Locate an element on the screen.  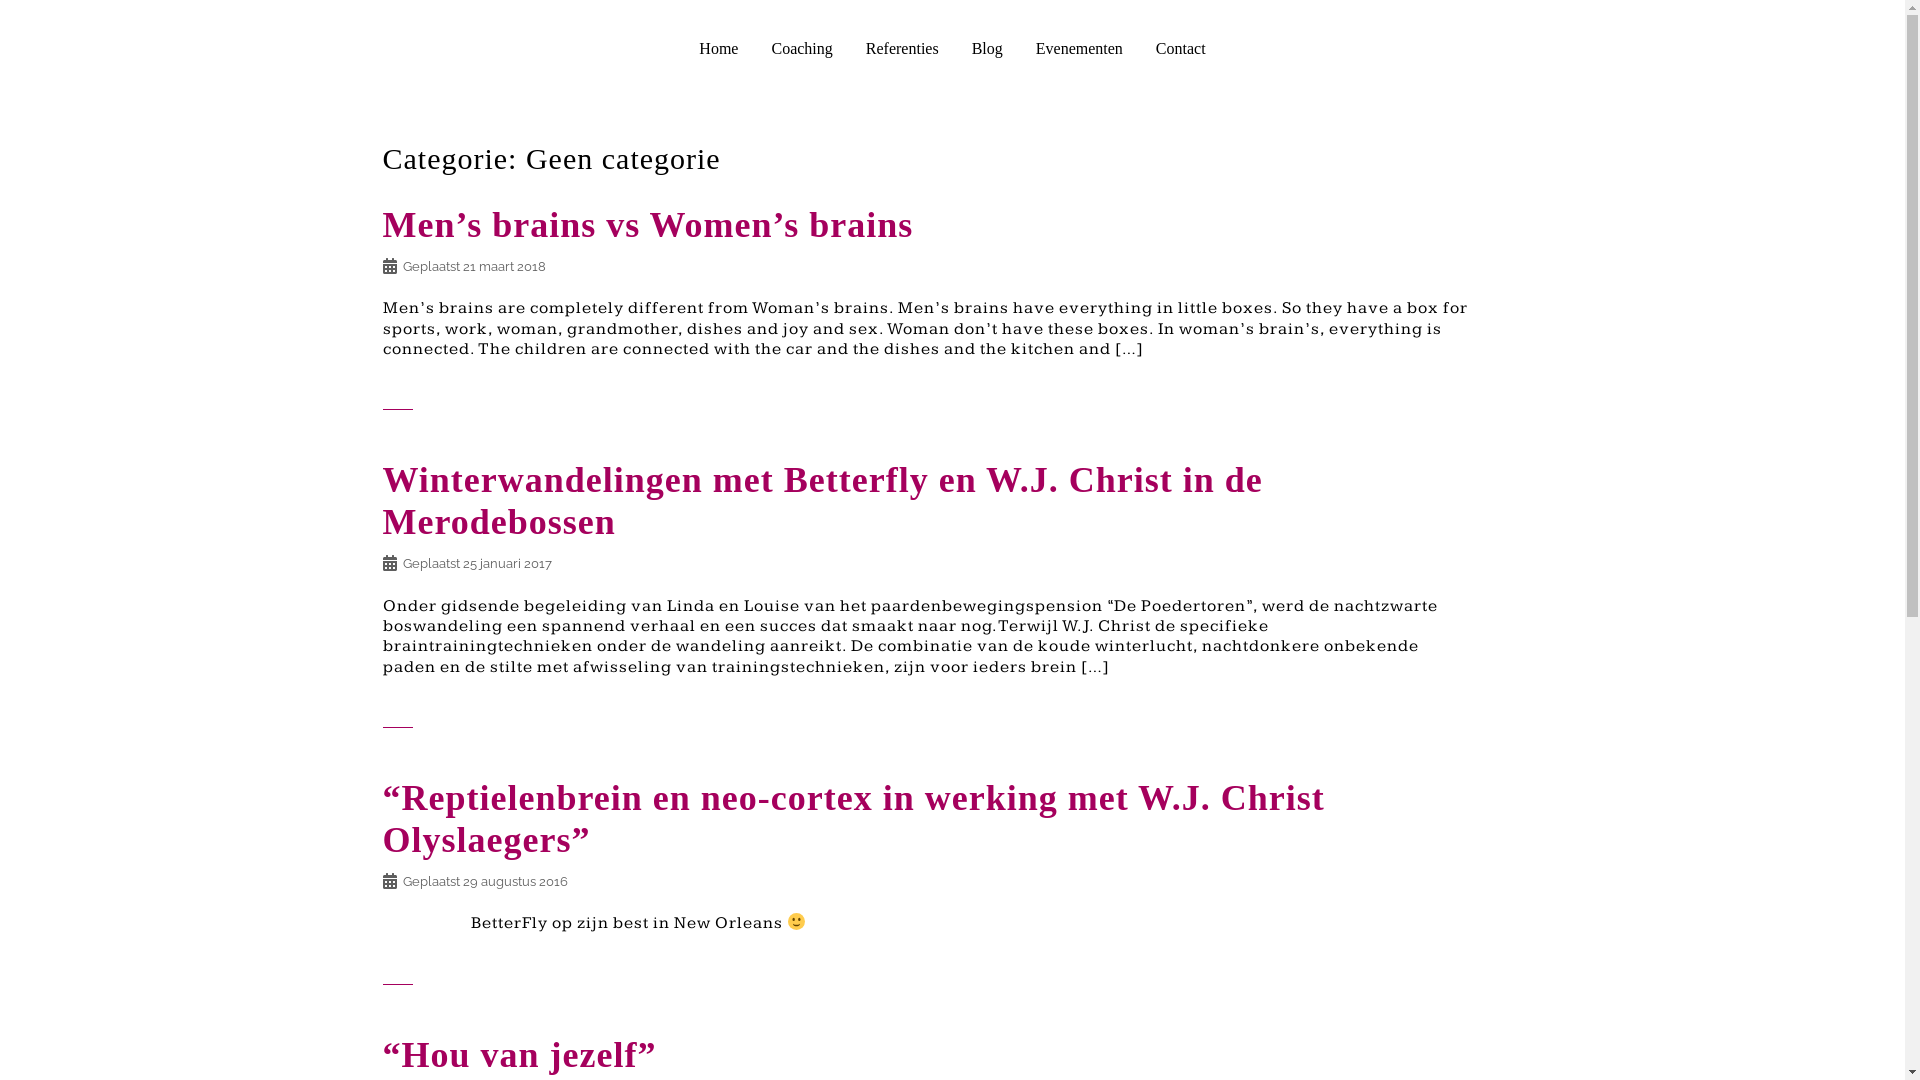
'Contact' is located at coordinates (1180, 47).